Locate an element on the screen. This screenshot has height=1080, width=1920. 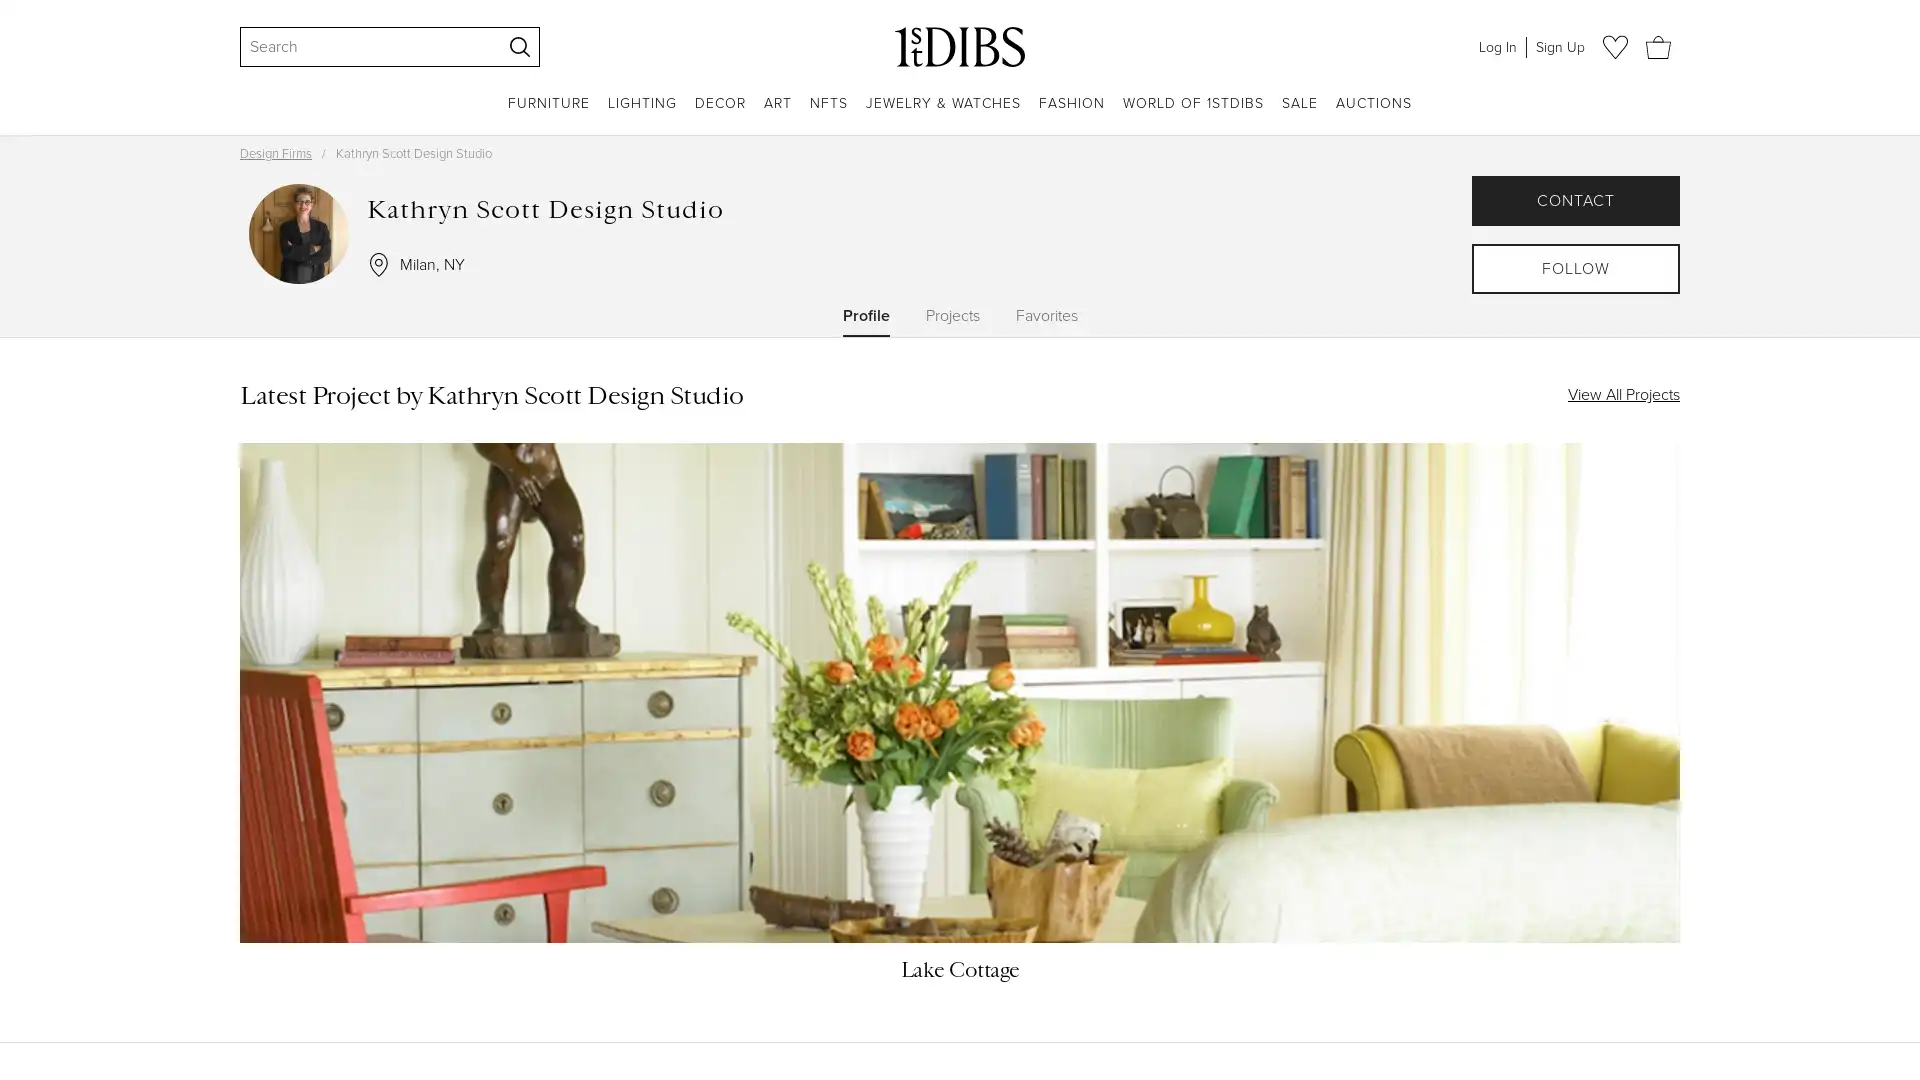
Sign Up is located at coordinates (1559, 45).